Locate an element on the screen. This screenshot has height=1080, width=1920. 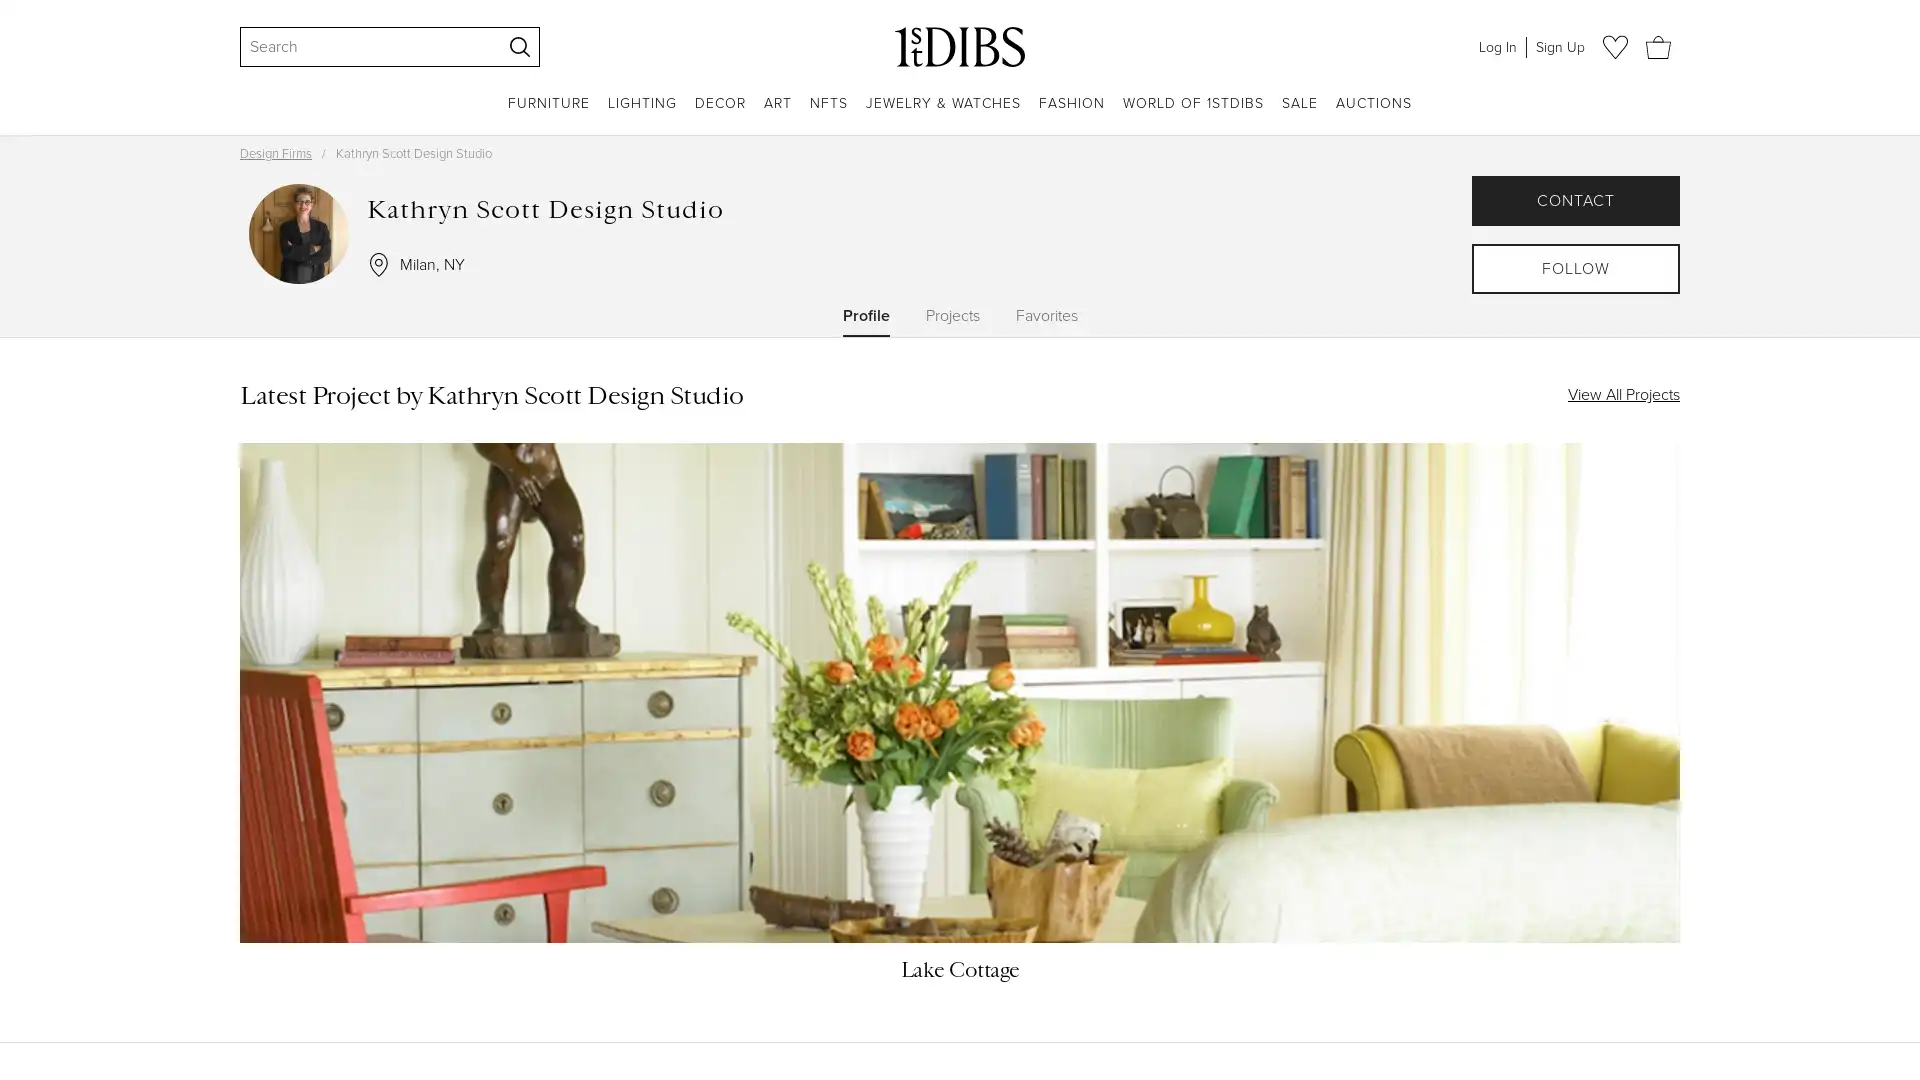
Sign Up is located at coordinates (1559, 45).